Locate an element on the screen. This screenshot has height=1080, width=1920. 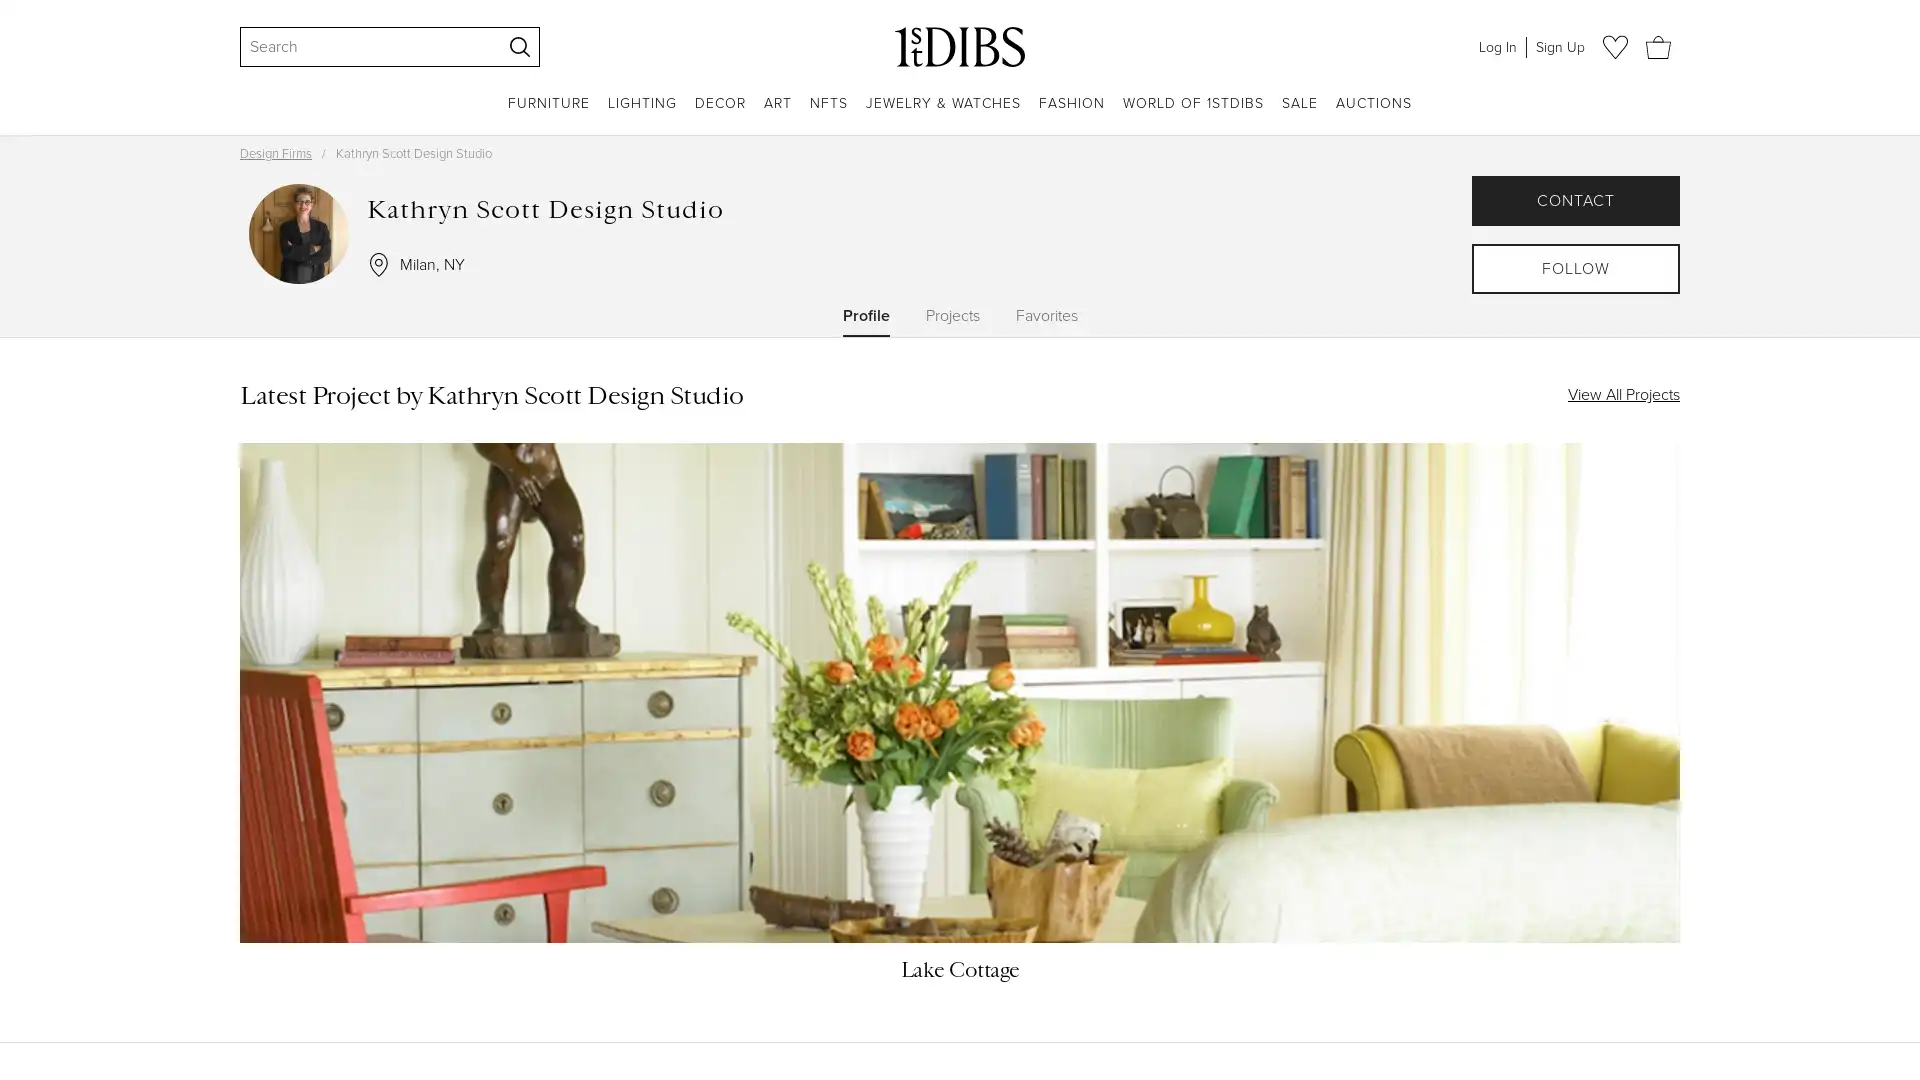
Sign Up is located at coordinates (1559, 45).